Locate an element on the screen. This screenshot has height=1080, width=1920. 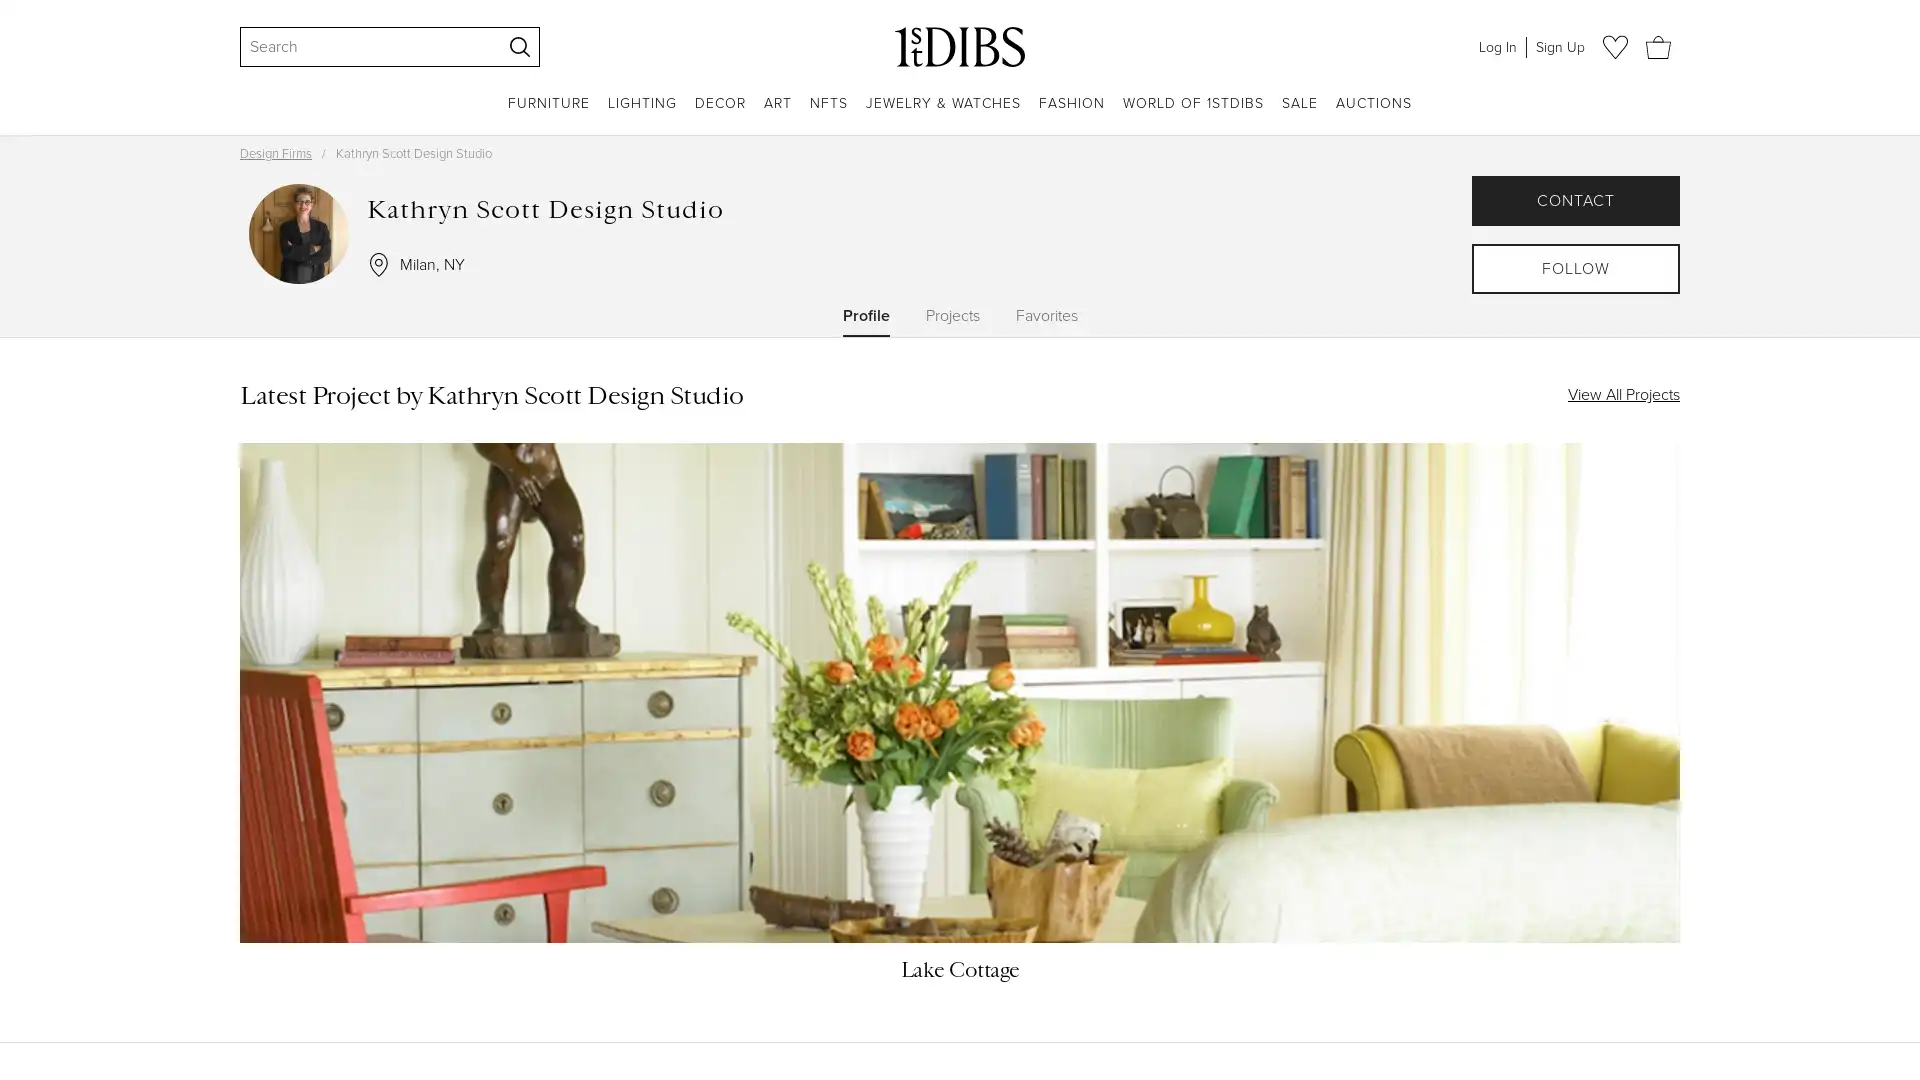
Sign Up is located at coordinates (1559, 45).